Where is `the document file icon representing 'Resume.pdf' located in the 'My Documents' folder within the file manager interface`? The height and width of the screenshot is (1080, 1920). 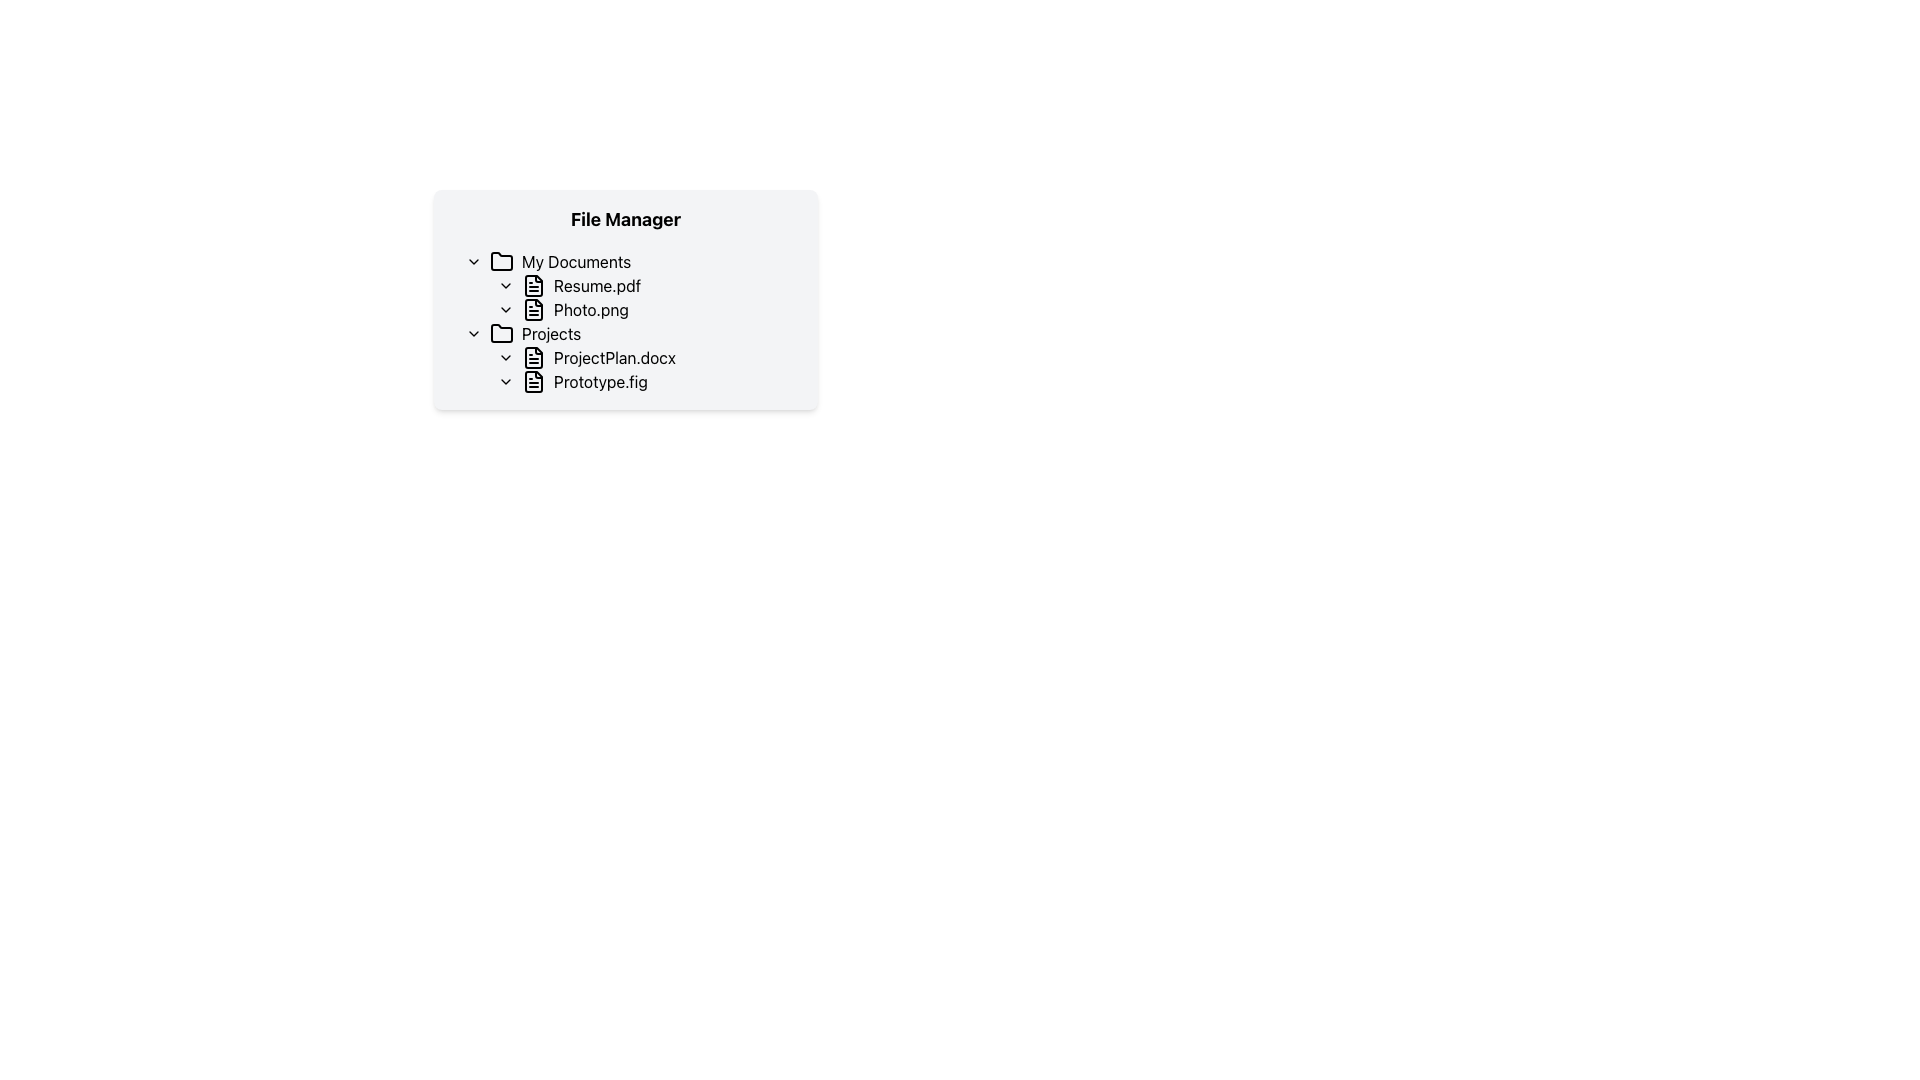
the document file icon representing 'Resume.pdf' located in the 'My Documents' folder within the file manager interface is located at coordinates (533, 285).